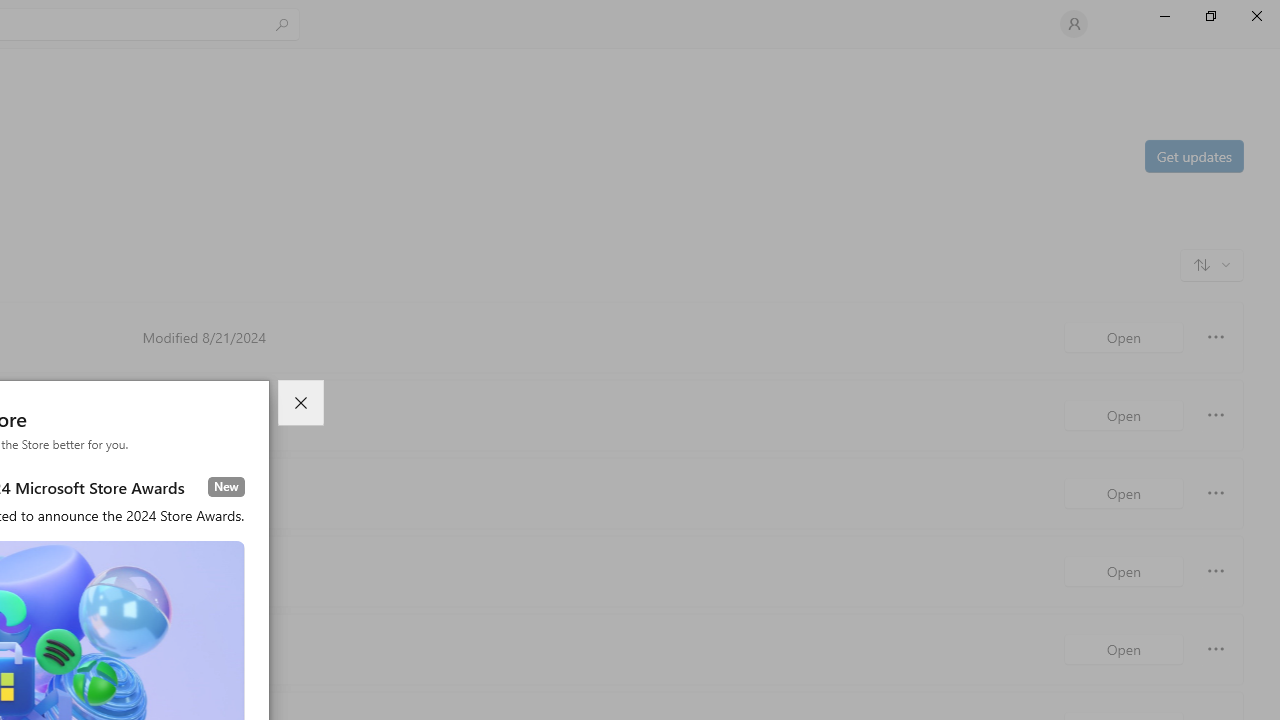 Image resolution: width=1280 pixels, height=720 pixels. What do you see at coordinates (299, 403) in the screenshot?
I see `'Close dialog'` at bounding box center [299, 403].